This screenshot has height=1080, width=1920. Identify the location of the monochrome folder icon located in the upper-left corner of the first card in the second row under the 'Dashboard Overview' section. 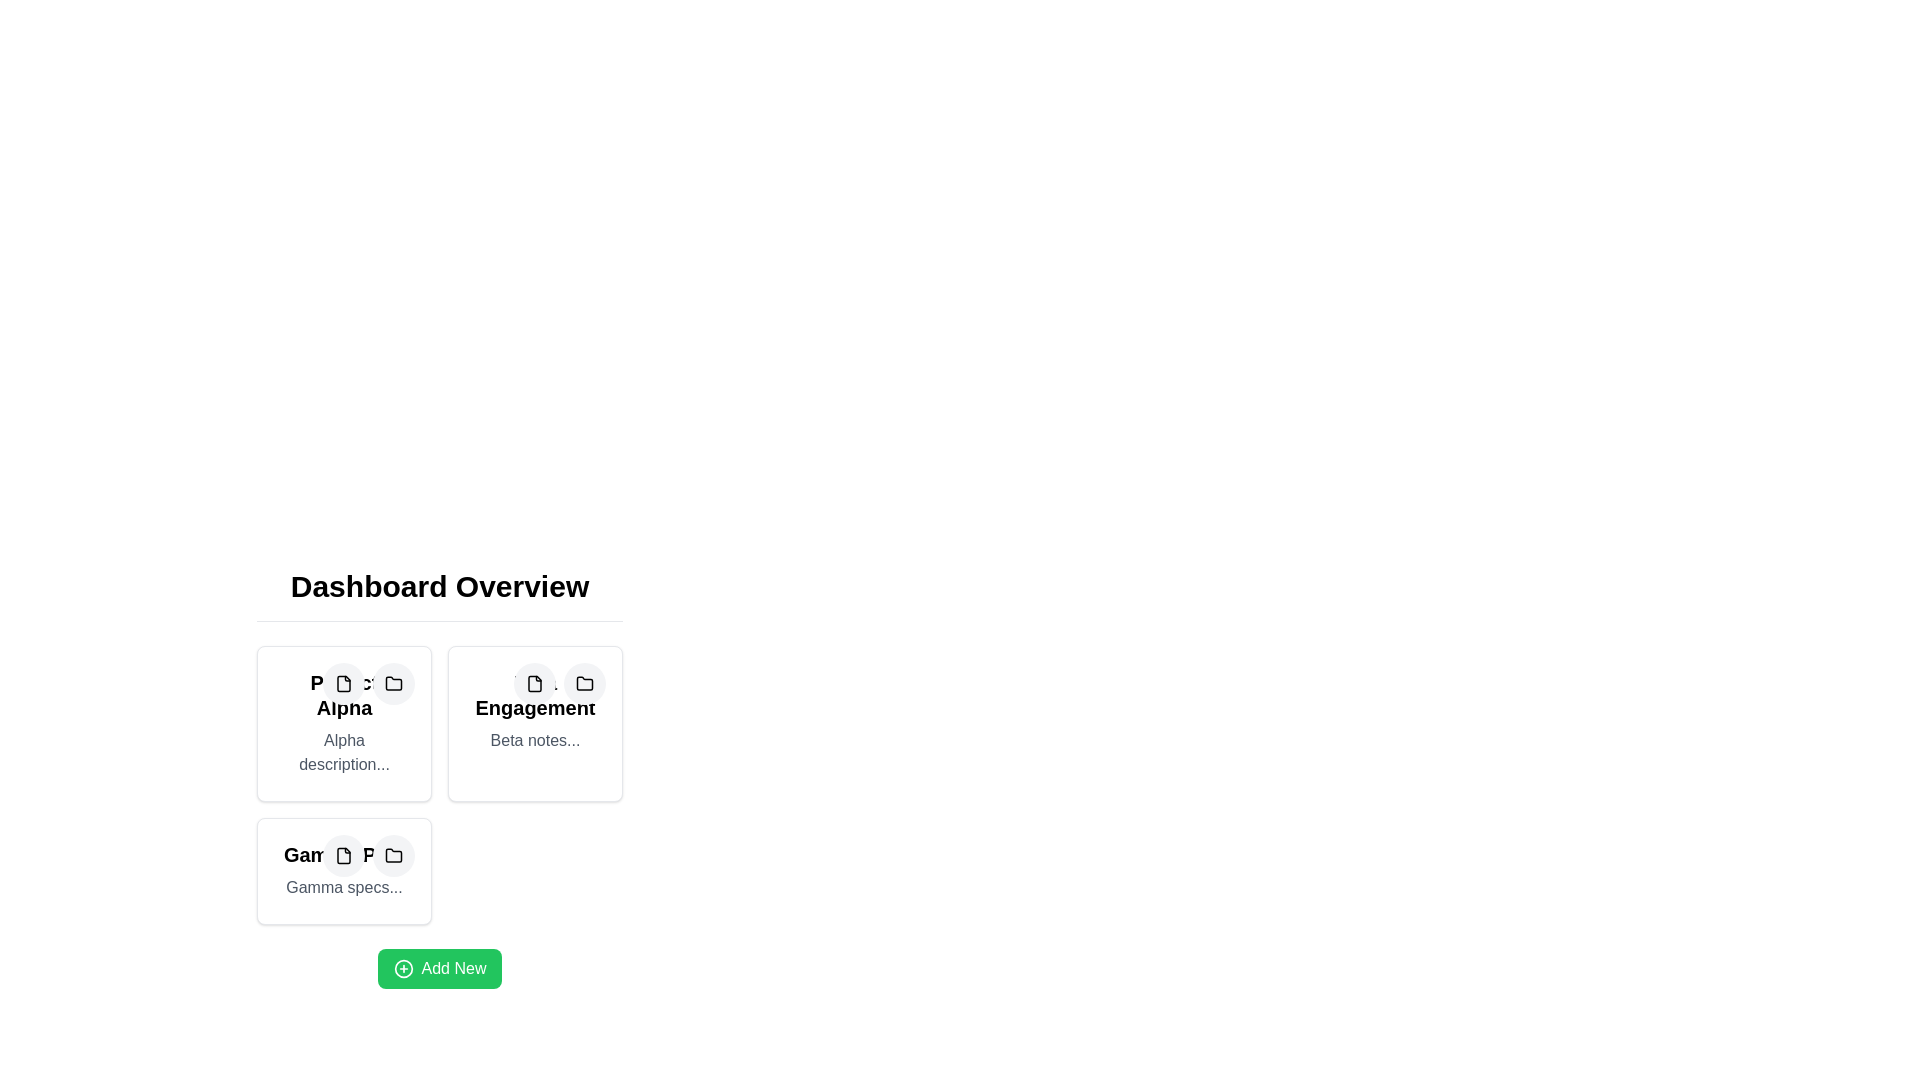
(393, 682).